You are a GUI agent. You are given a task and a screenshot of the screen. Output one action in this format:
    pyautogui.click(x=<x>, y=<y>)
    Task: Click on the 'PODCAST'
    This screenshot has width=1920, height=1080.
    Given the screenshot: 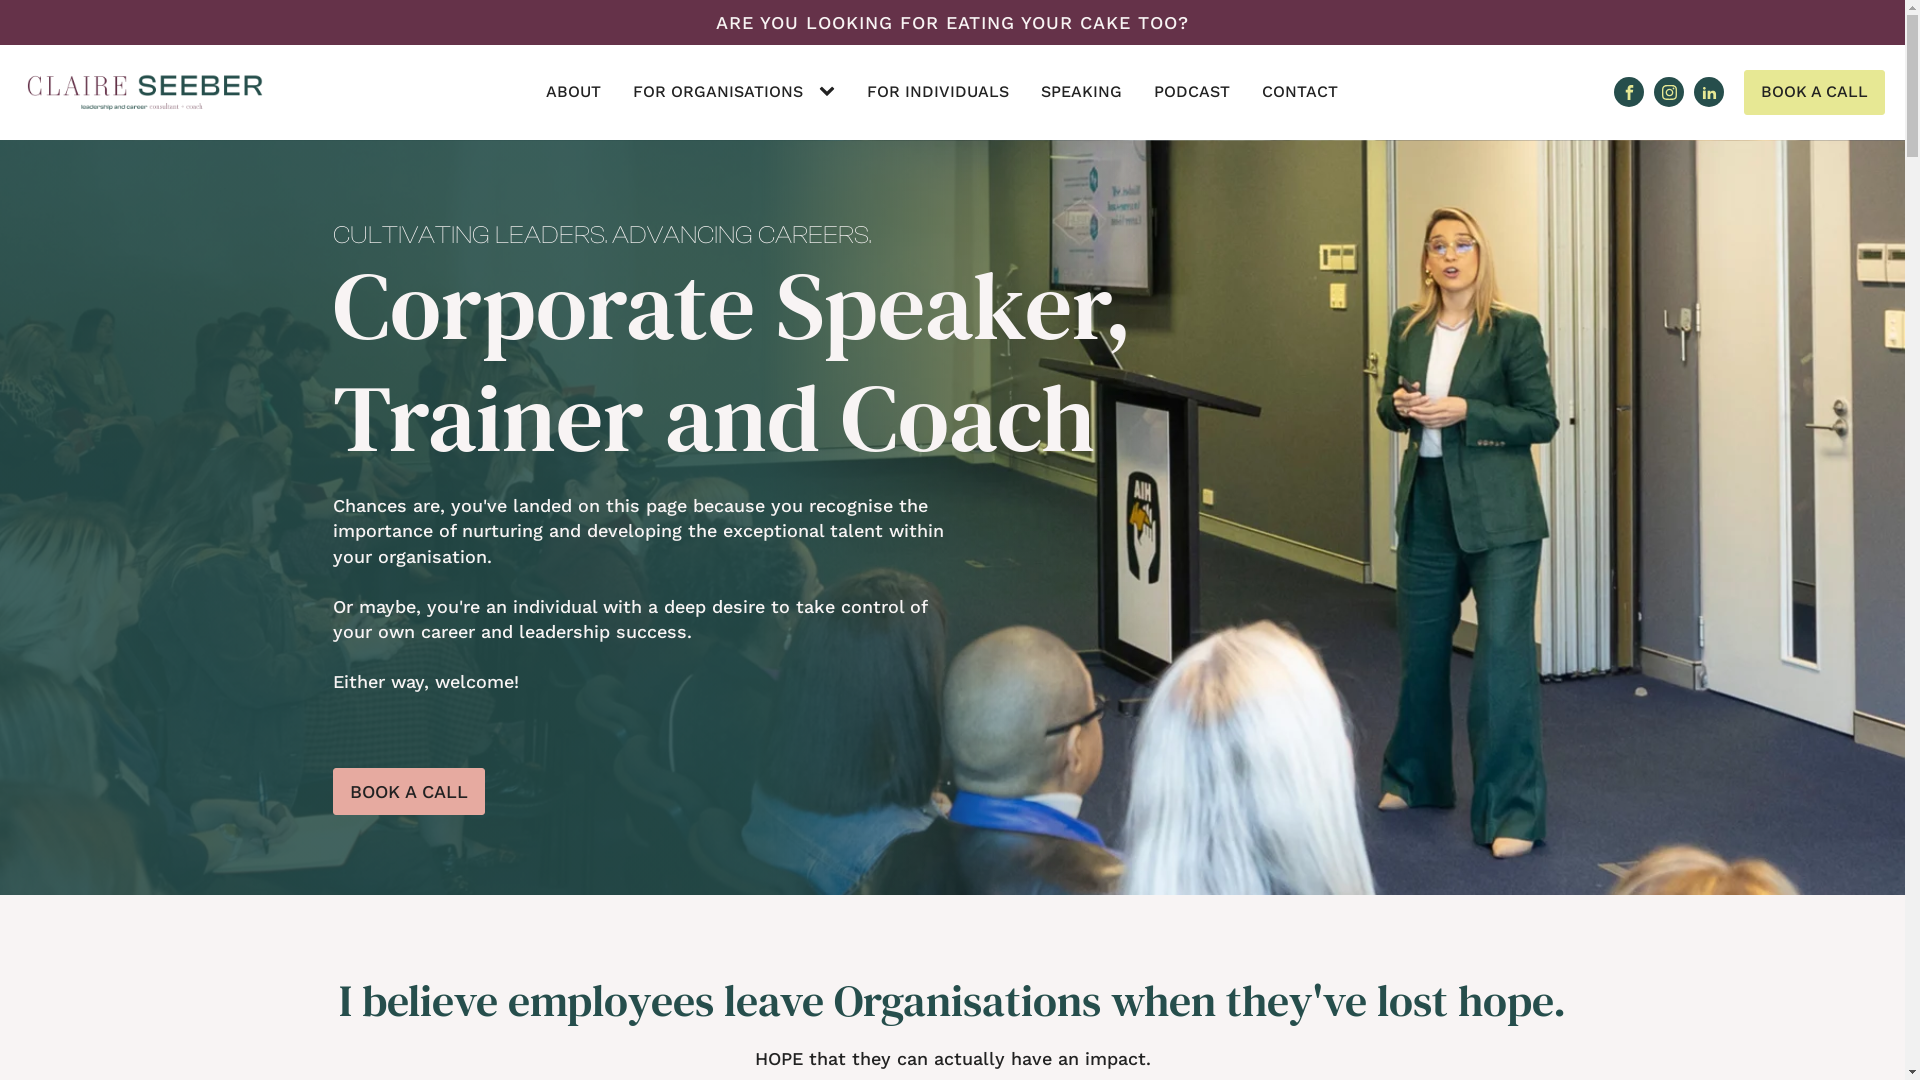 What is the action you would take?
    pyautogui.click(x=1191, y=92)
    